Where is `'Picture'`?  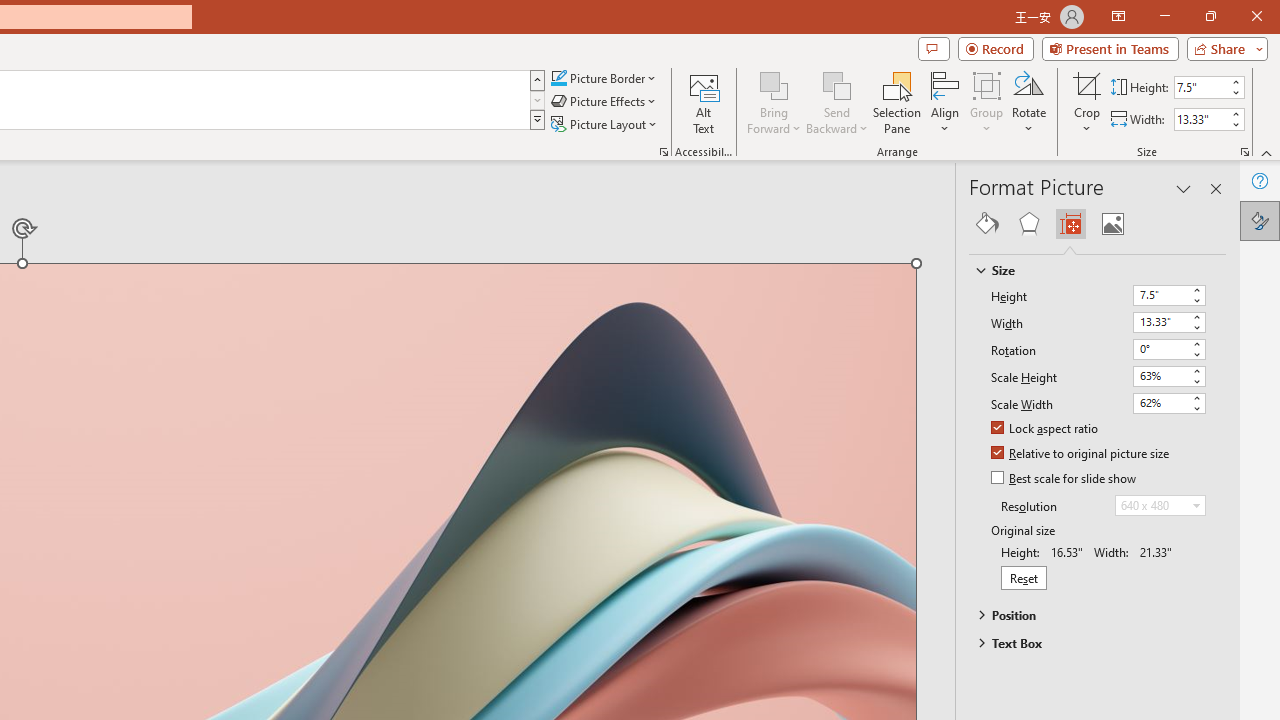 'Picture' is located at coordinates (1111, 223).